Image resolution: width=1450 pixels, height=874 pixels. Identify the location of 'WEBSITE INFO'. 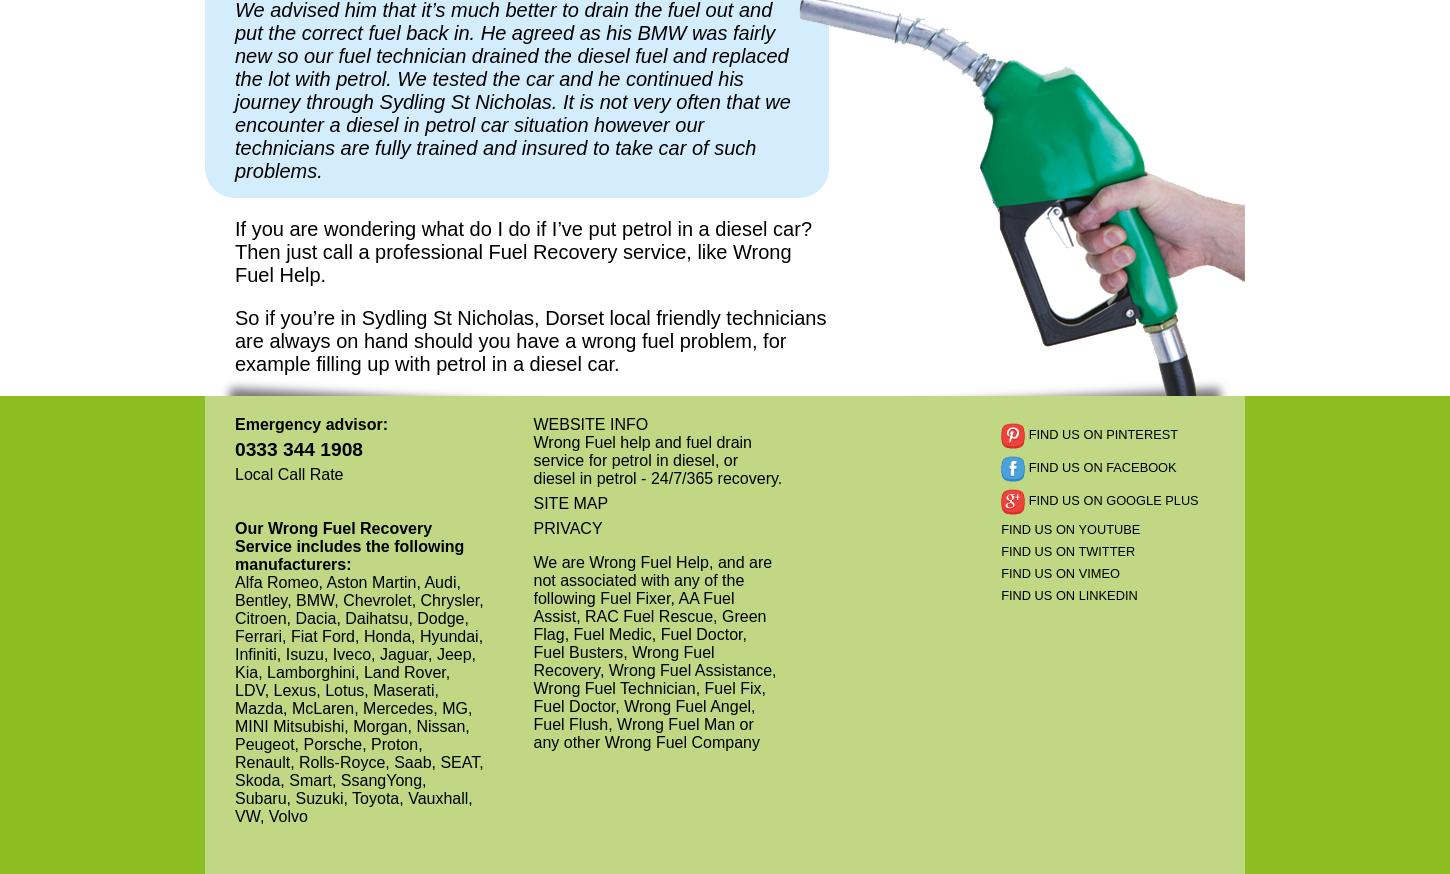
(533, 423).